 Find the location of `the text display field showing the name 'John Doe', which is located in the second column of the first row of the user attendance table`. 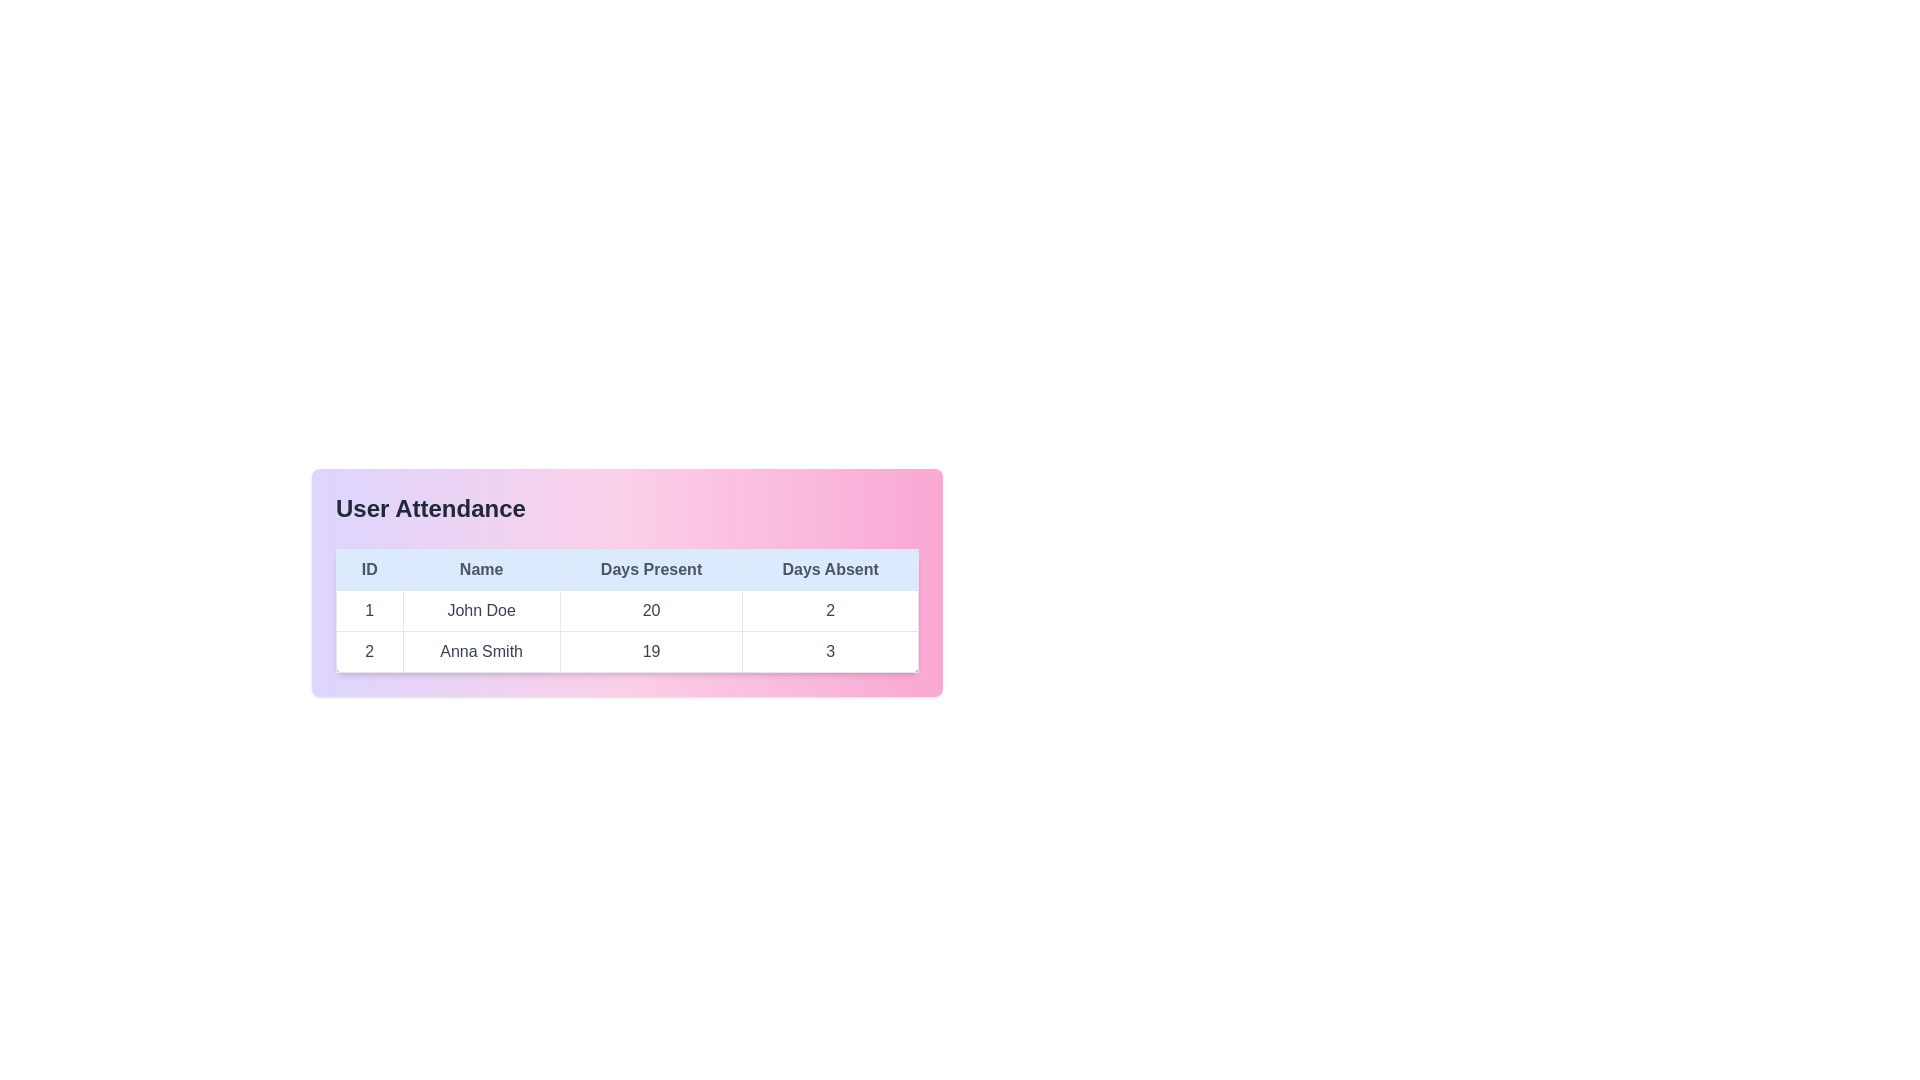

the text display field showing the name 'John Doe', which is located in the second column of the first row of the user attendance table is located at coordinates (481, 609).